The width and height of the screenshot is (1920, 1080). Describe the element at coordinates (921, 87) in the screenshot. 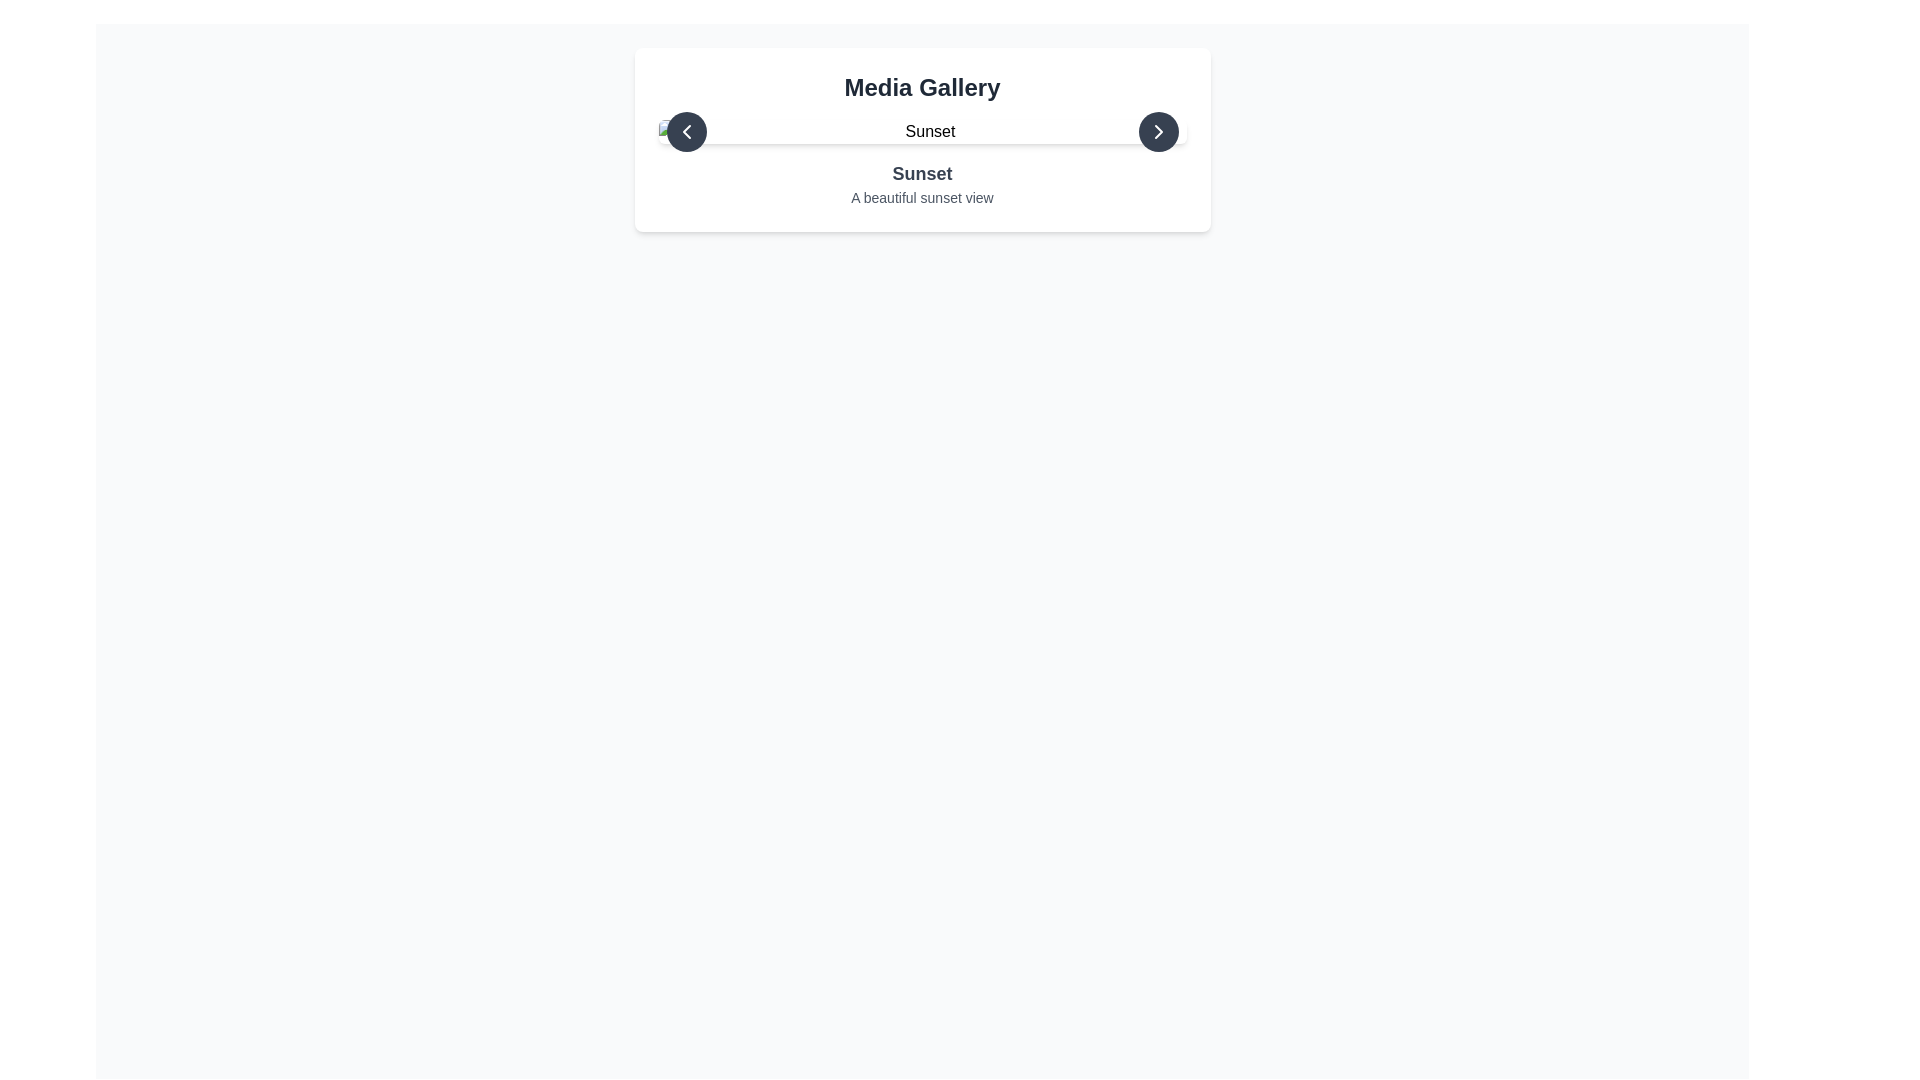

I see `the bold text label displaying 'Media Gallery' at the top of the card-like section` at that location.